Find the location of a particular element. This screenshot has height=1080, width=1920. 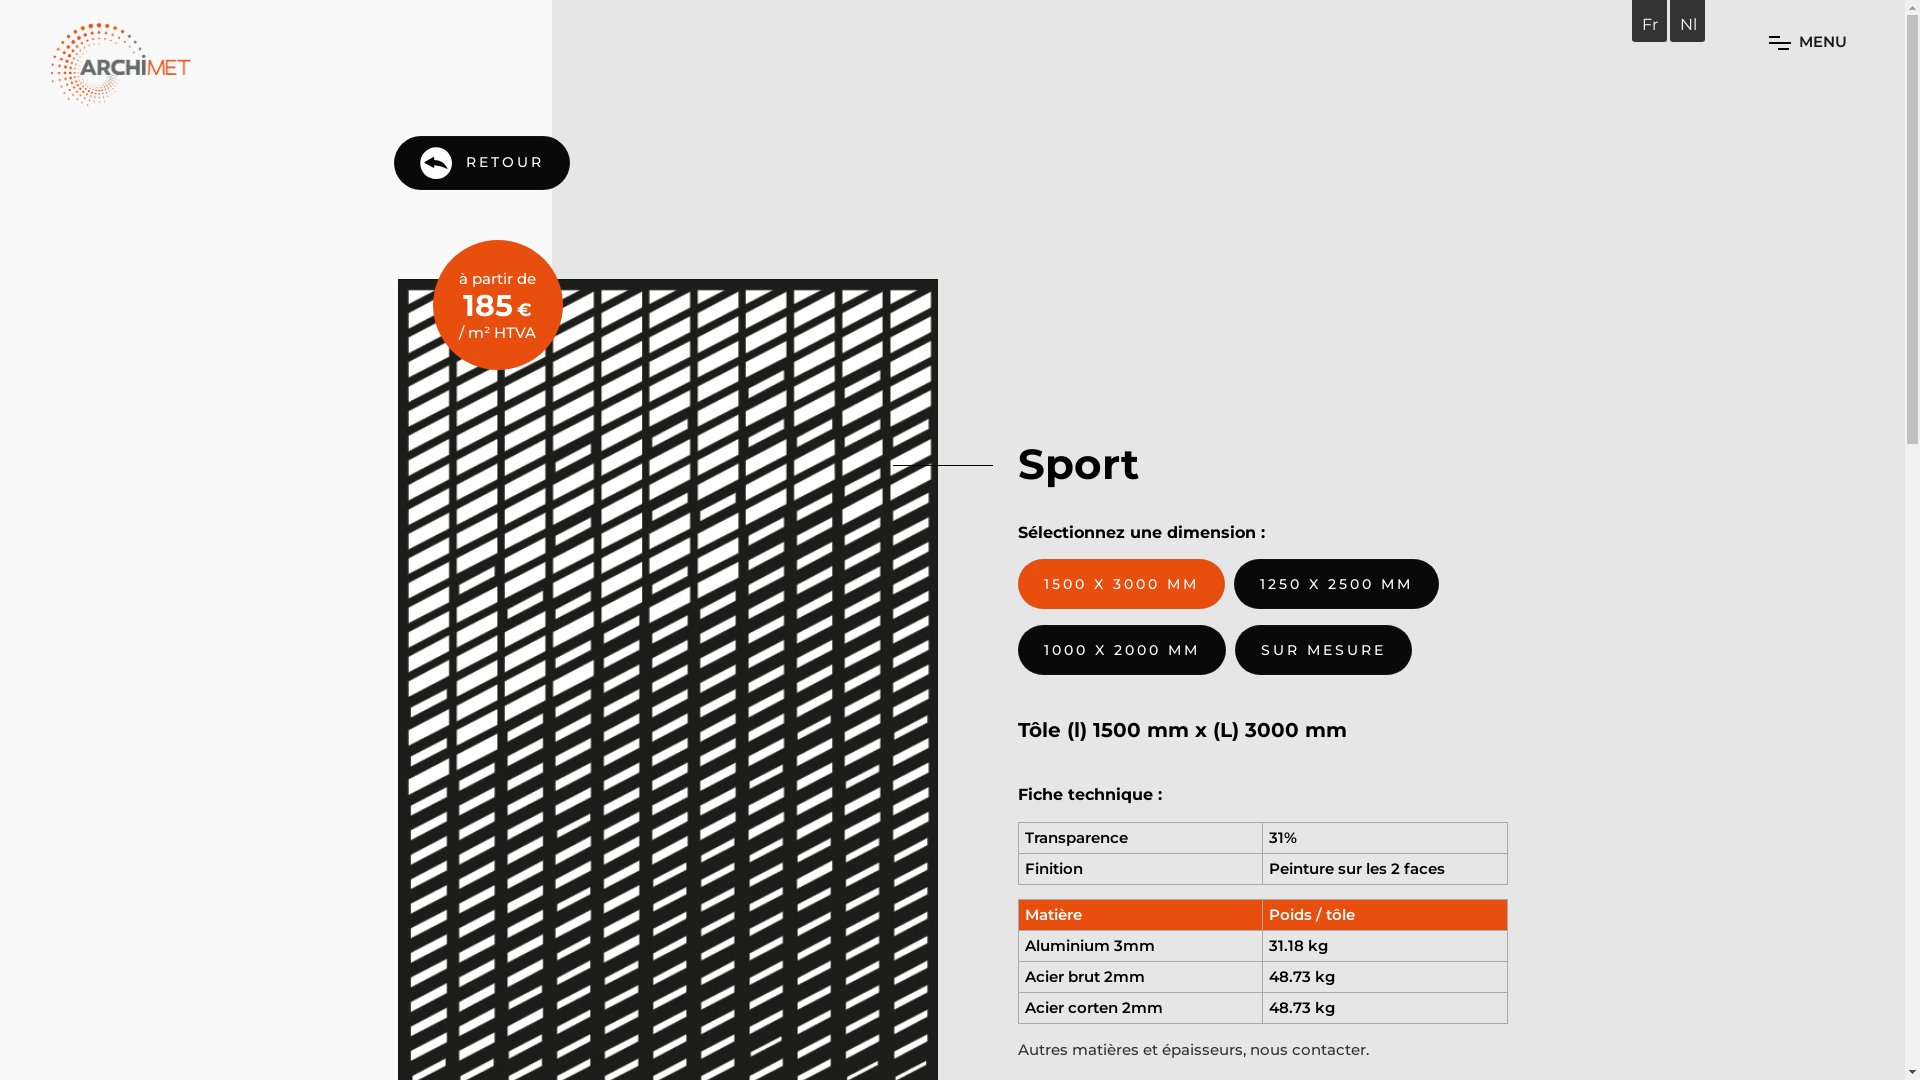

'Fr' is located at coordinates (1641, 24).